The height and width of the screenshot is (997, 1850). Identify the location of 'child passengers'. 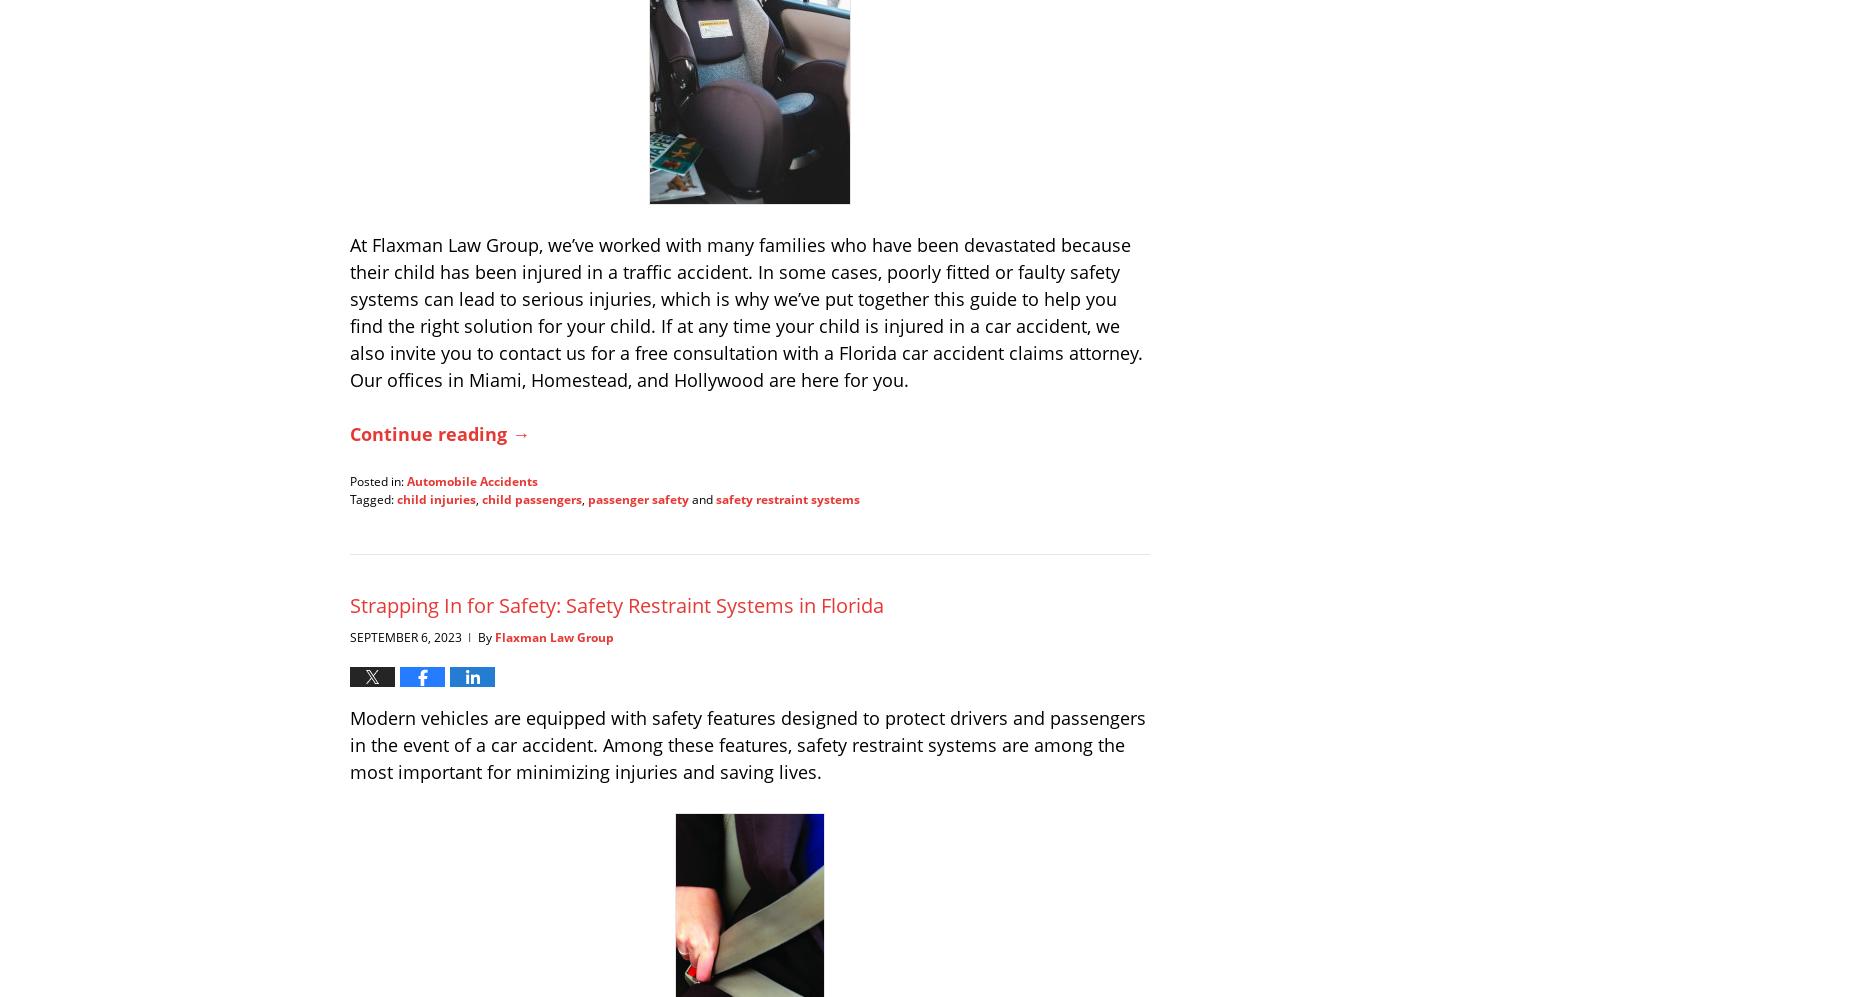
(532, 498).